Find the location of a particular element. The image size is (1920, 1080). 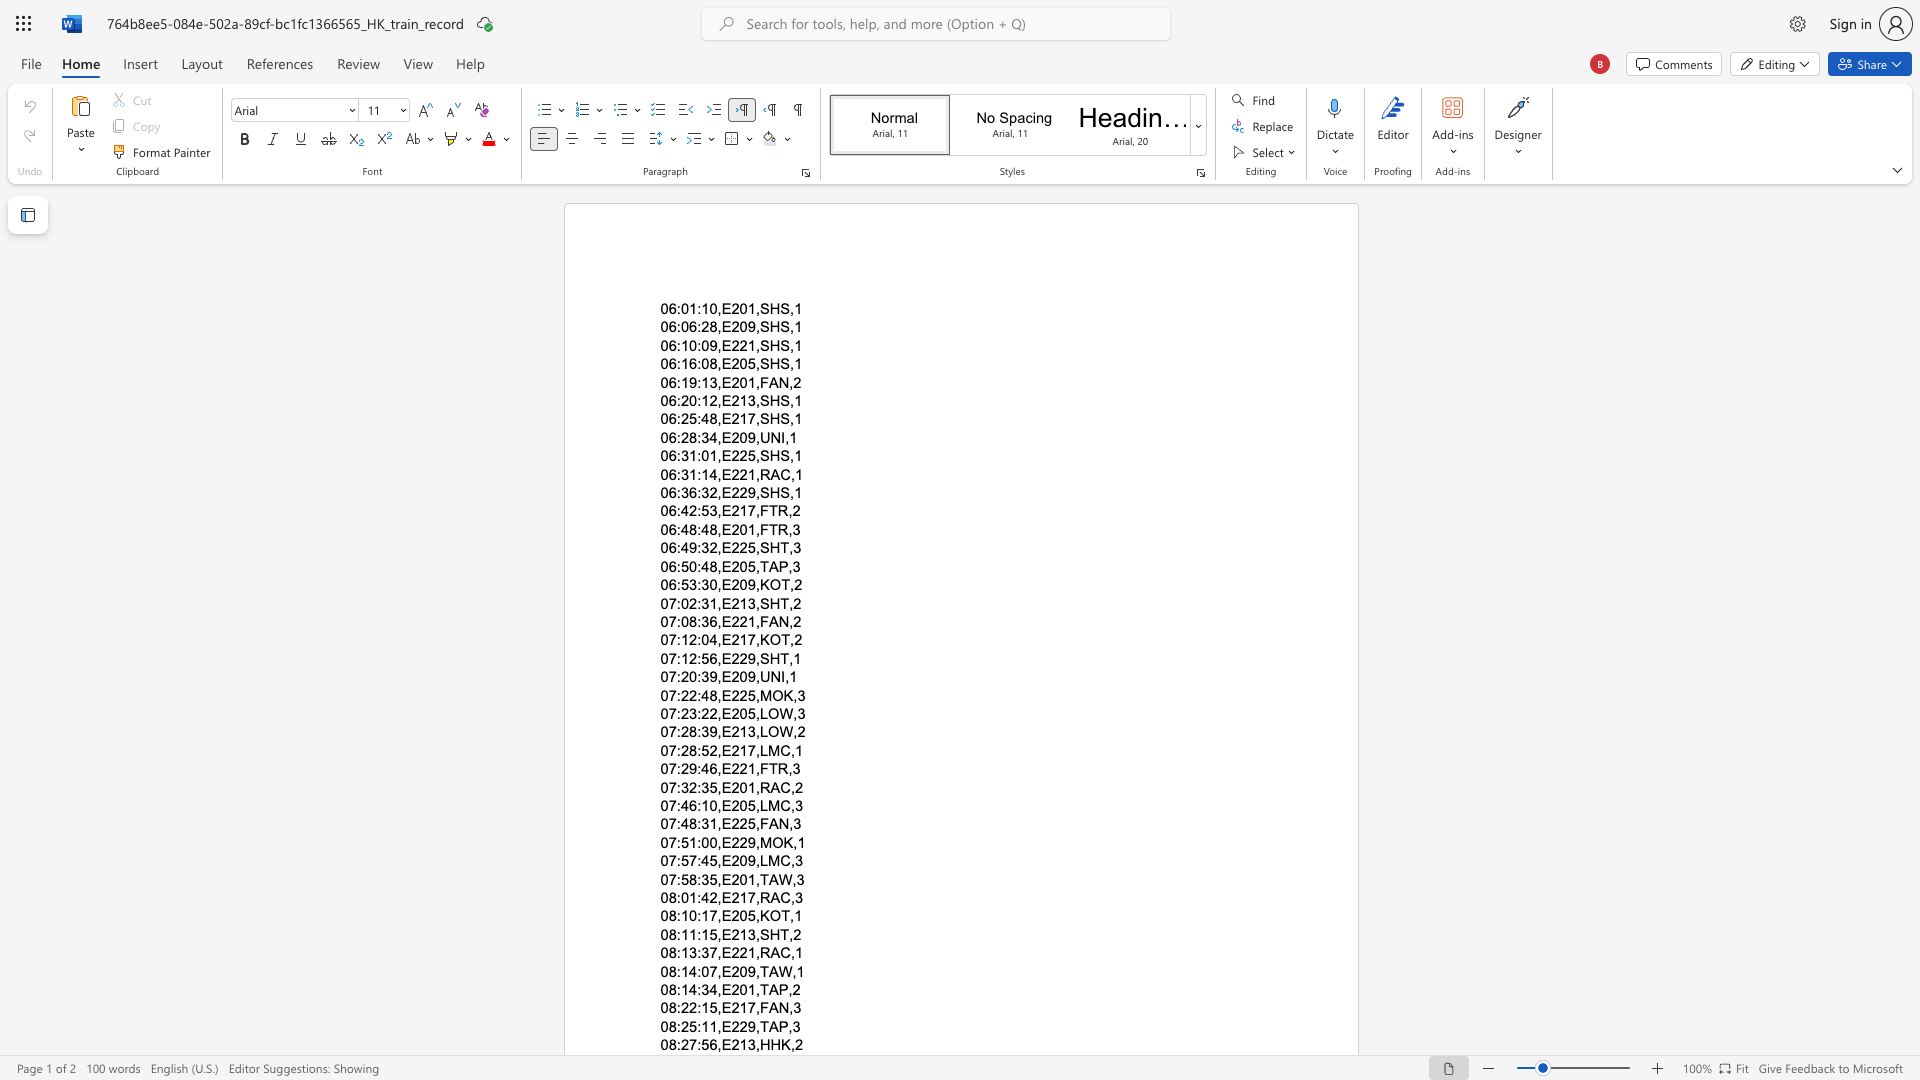

the space between the continuous character "S" and "H" in the text is located at coordinates (768, 344).